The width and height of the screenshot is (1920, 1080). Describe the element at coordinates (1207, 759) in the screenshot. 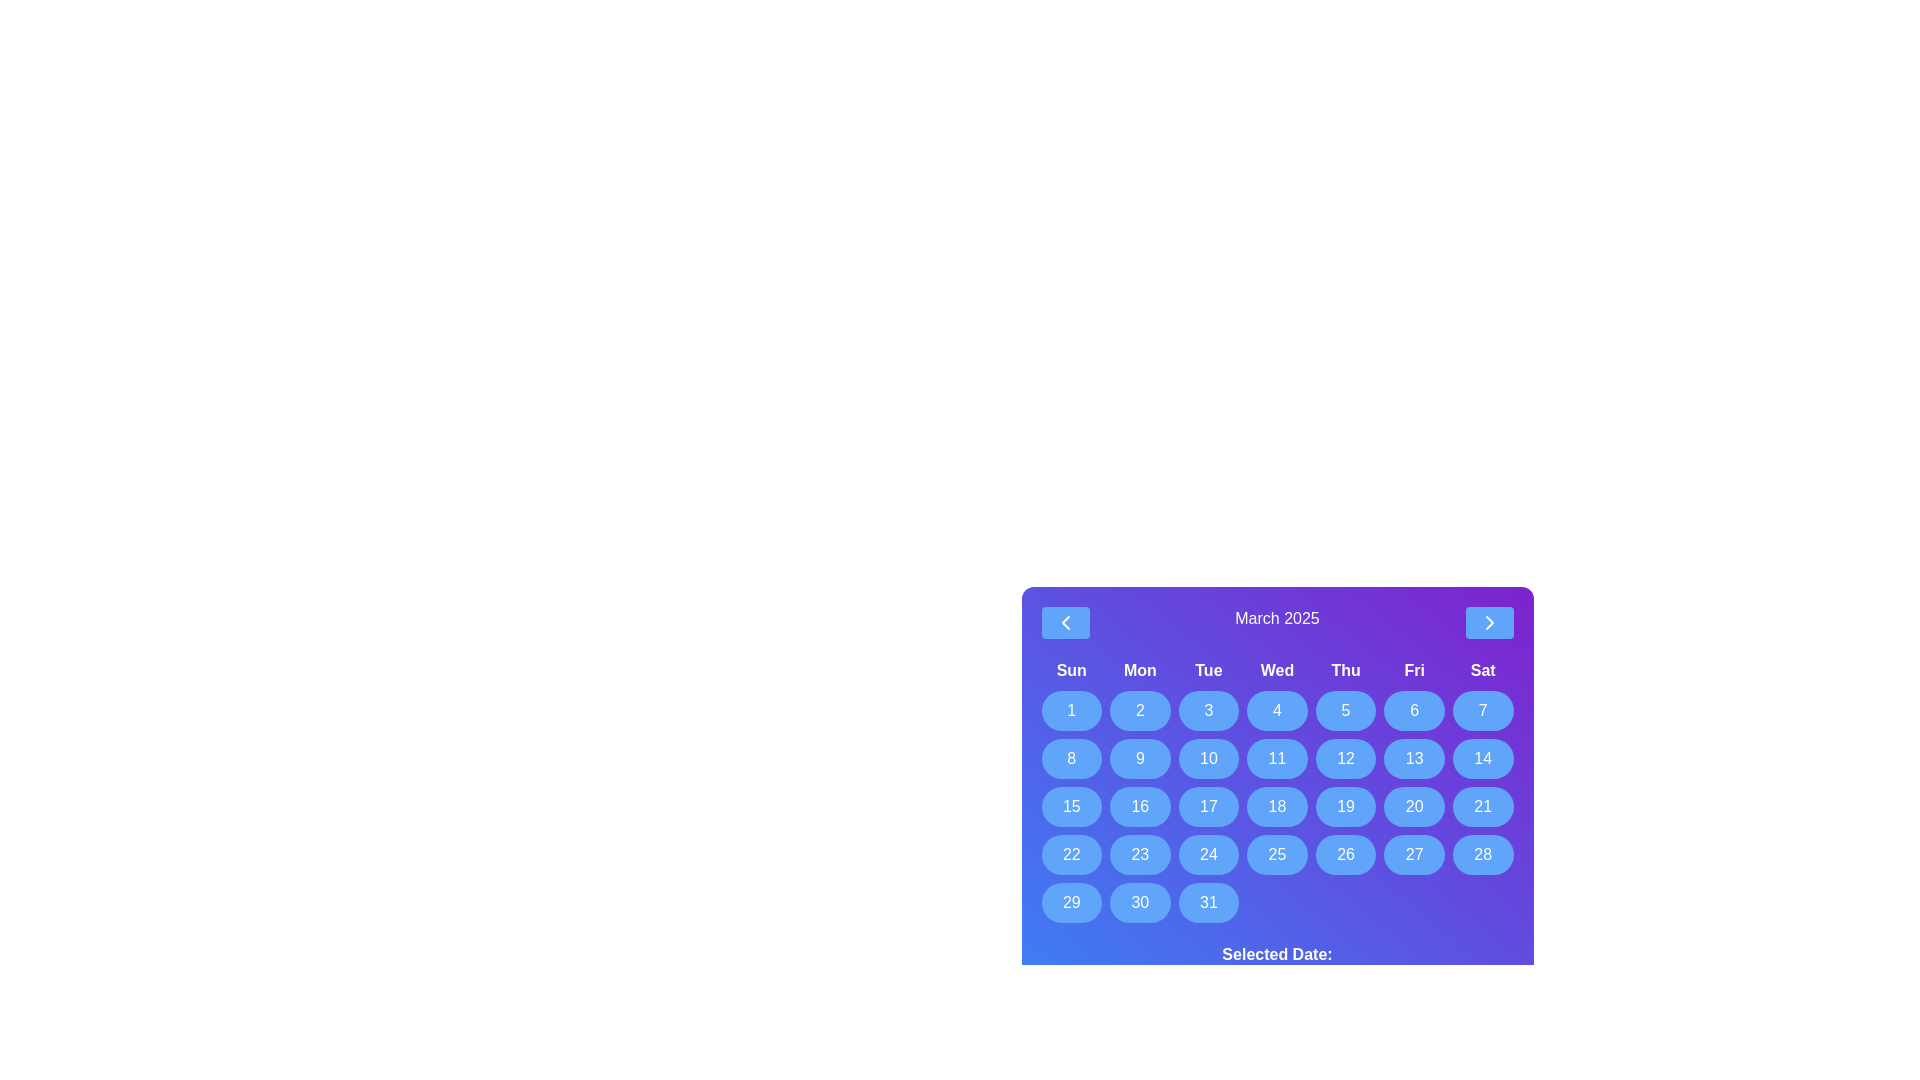

I see `the button corresponding to Tuesday, March 10 in the calendar grid view` at that location.